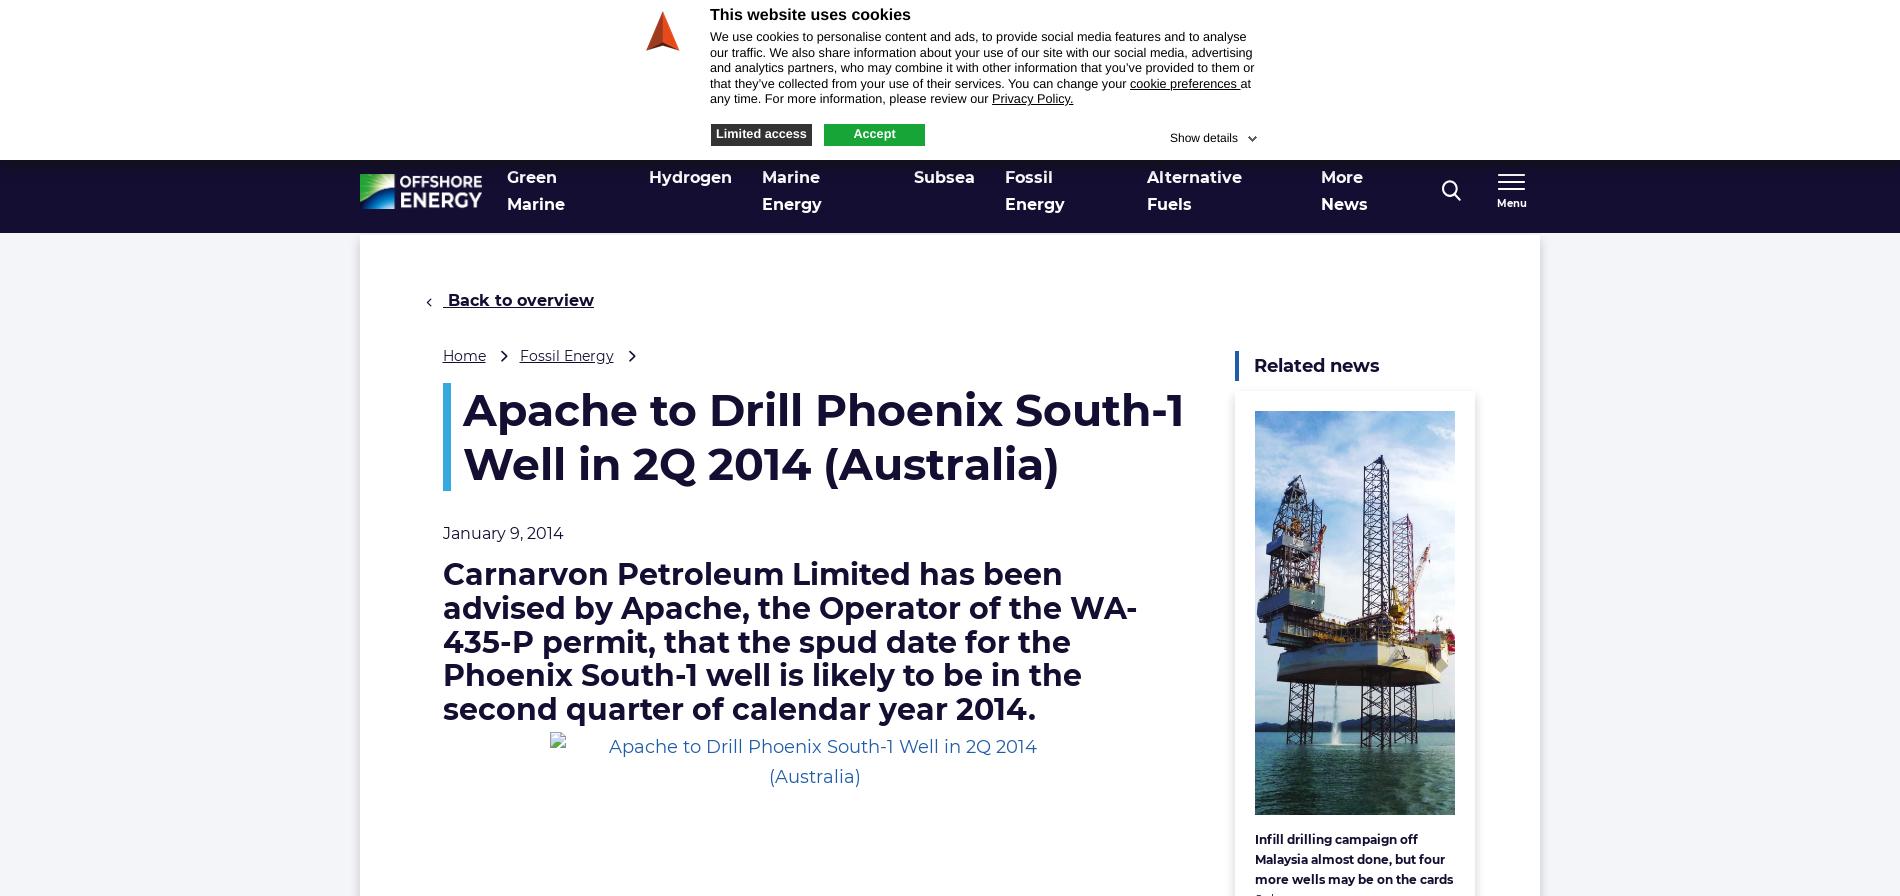 The image size is (1900, 896). What do you see at coordinates (1269, 91) in the screenshot?
I see `'Advertisement'` at bounding box center [1269, 91].